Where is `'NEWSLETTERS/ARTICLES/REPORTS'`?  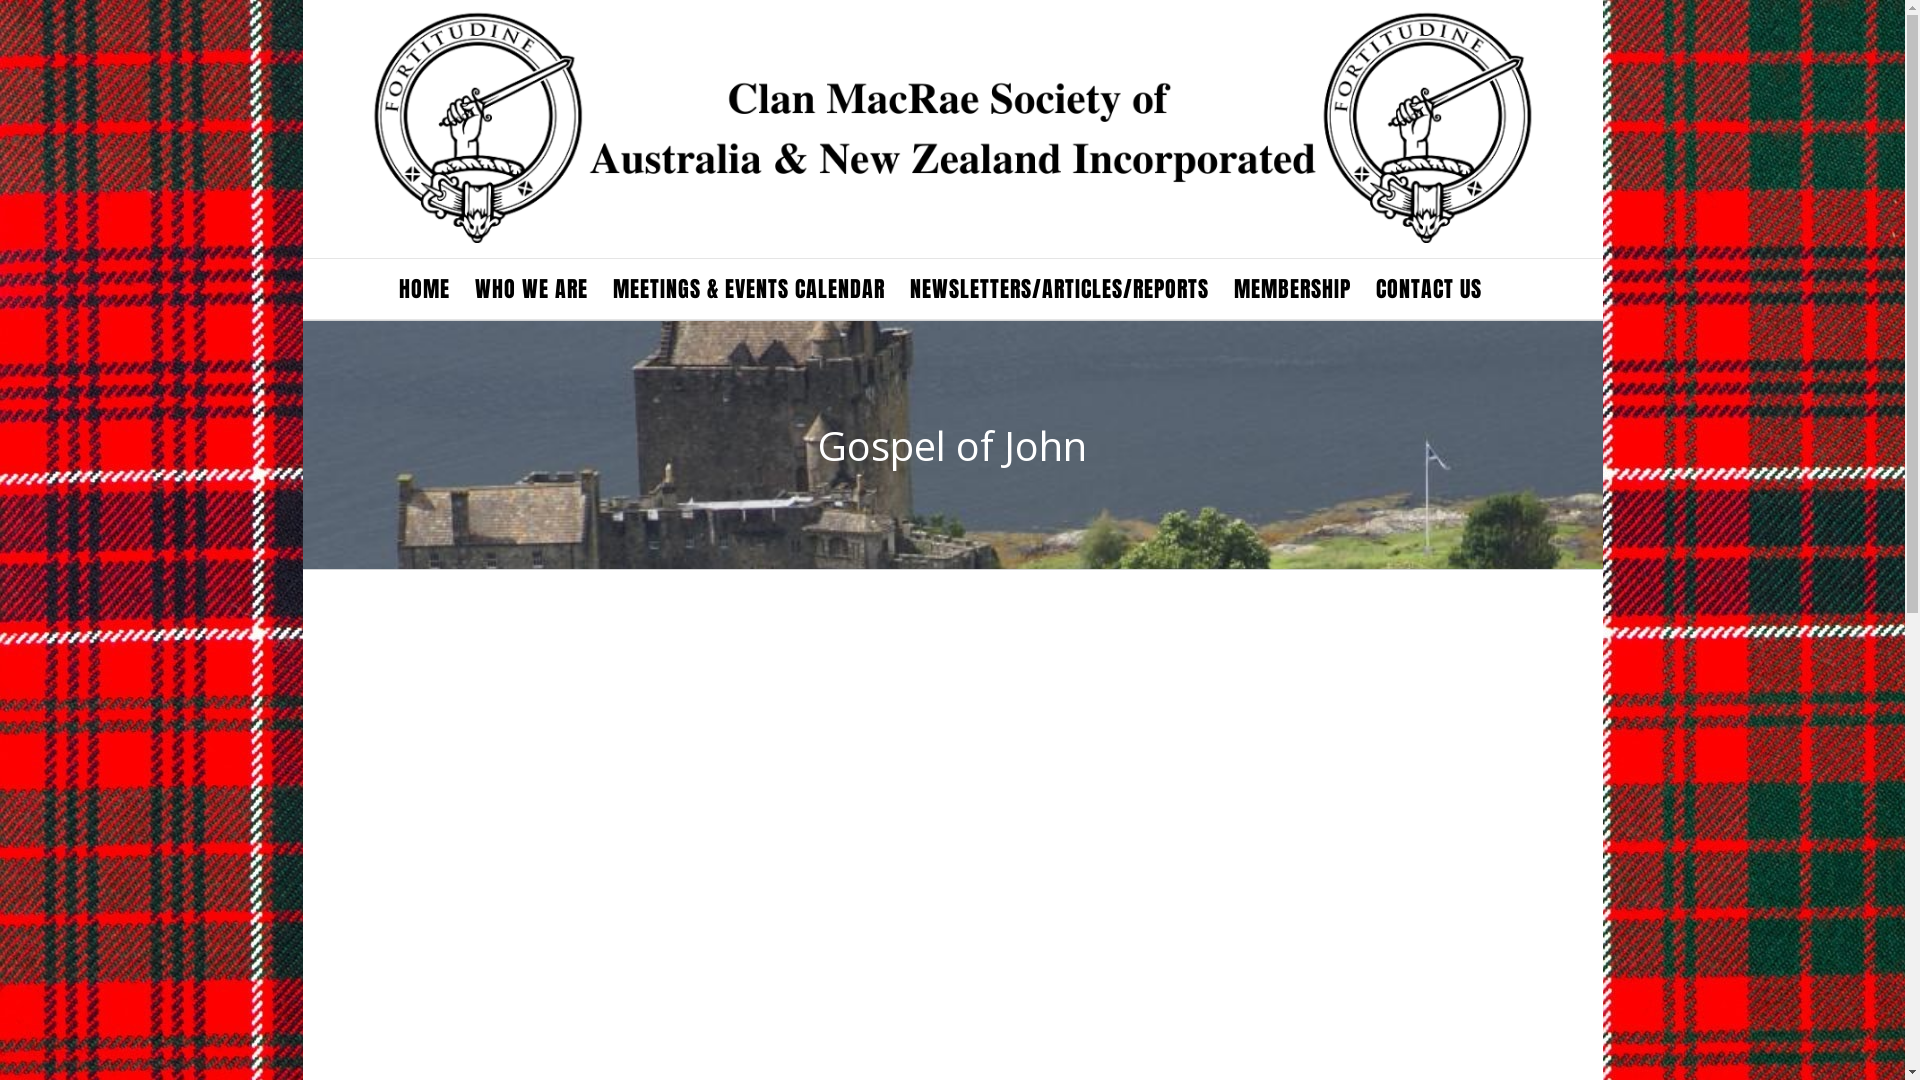
'NEWSLETTERS/ARTICLES/REPORTS' is located at coordinates (1058, 289).